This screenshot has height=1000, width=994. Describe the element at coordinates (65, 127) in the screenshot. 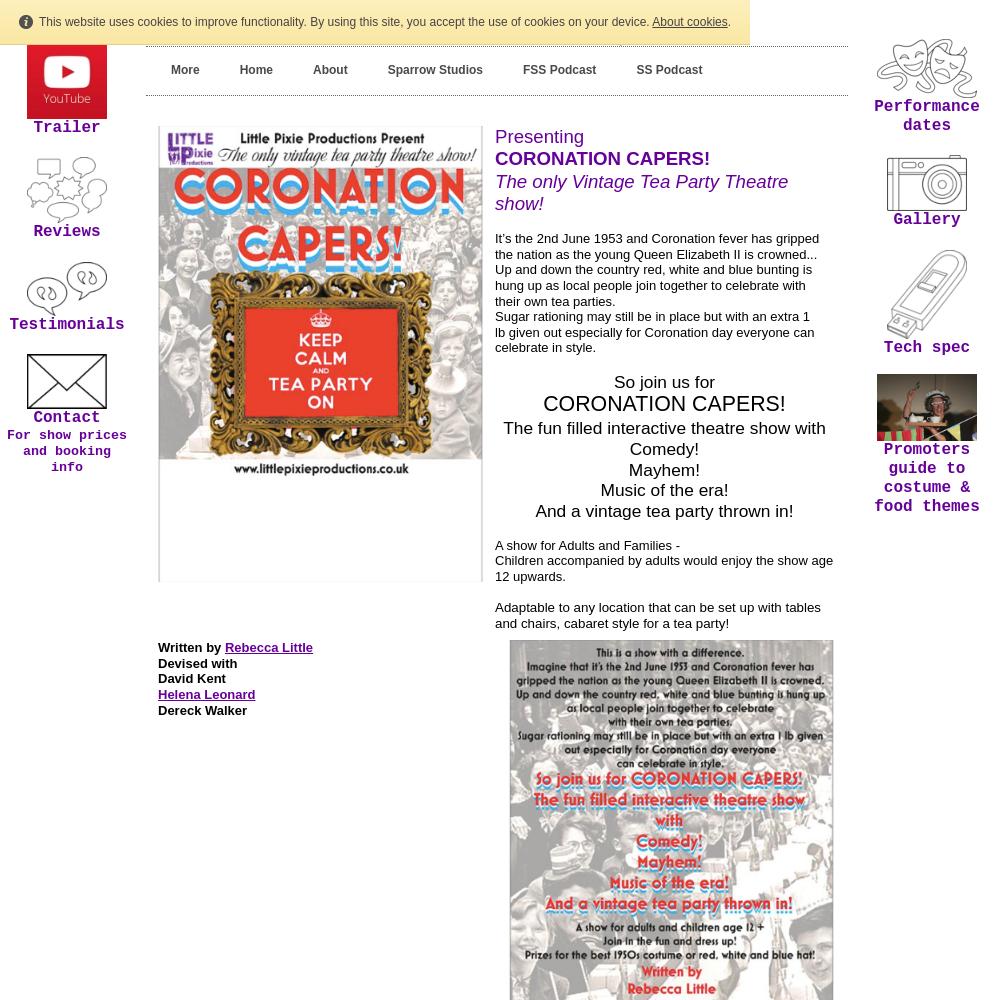

I see `'Trailer'` at that location.